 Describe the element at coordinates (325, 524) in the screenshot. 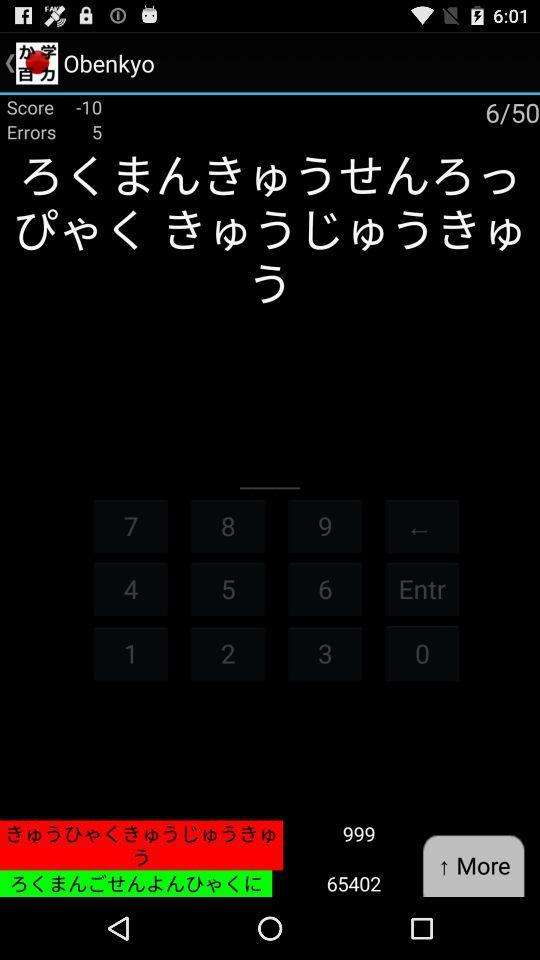

I see `icon above 6 item` at that location.